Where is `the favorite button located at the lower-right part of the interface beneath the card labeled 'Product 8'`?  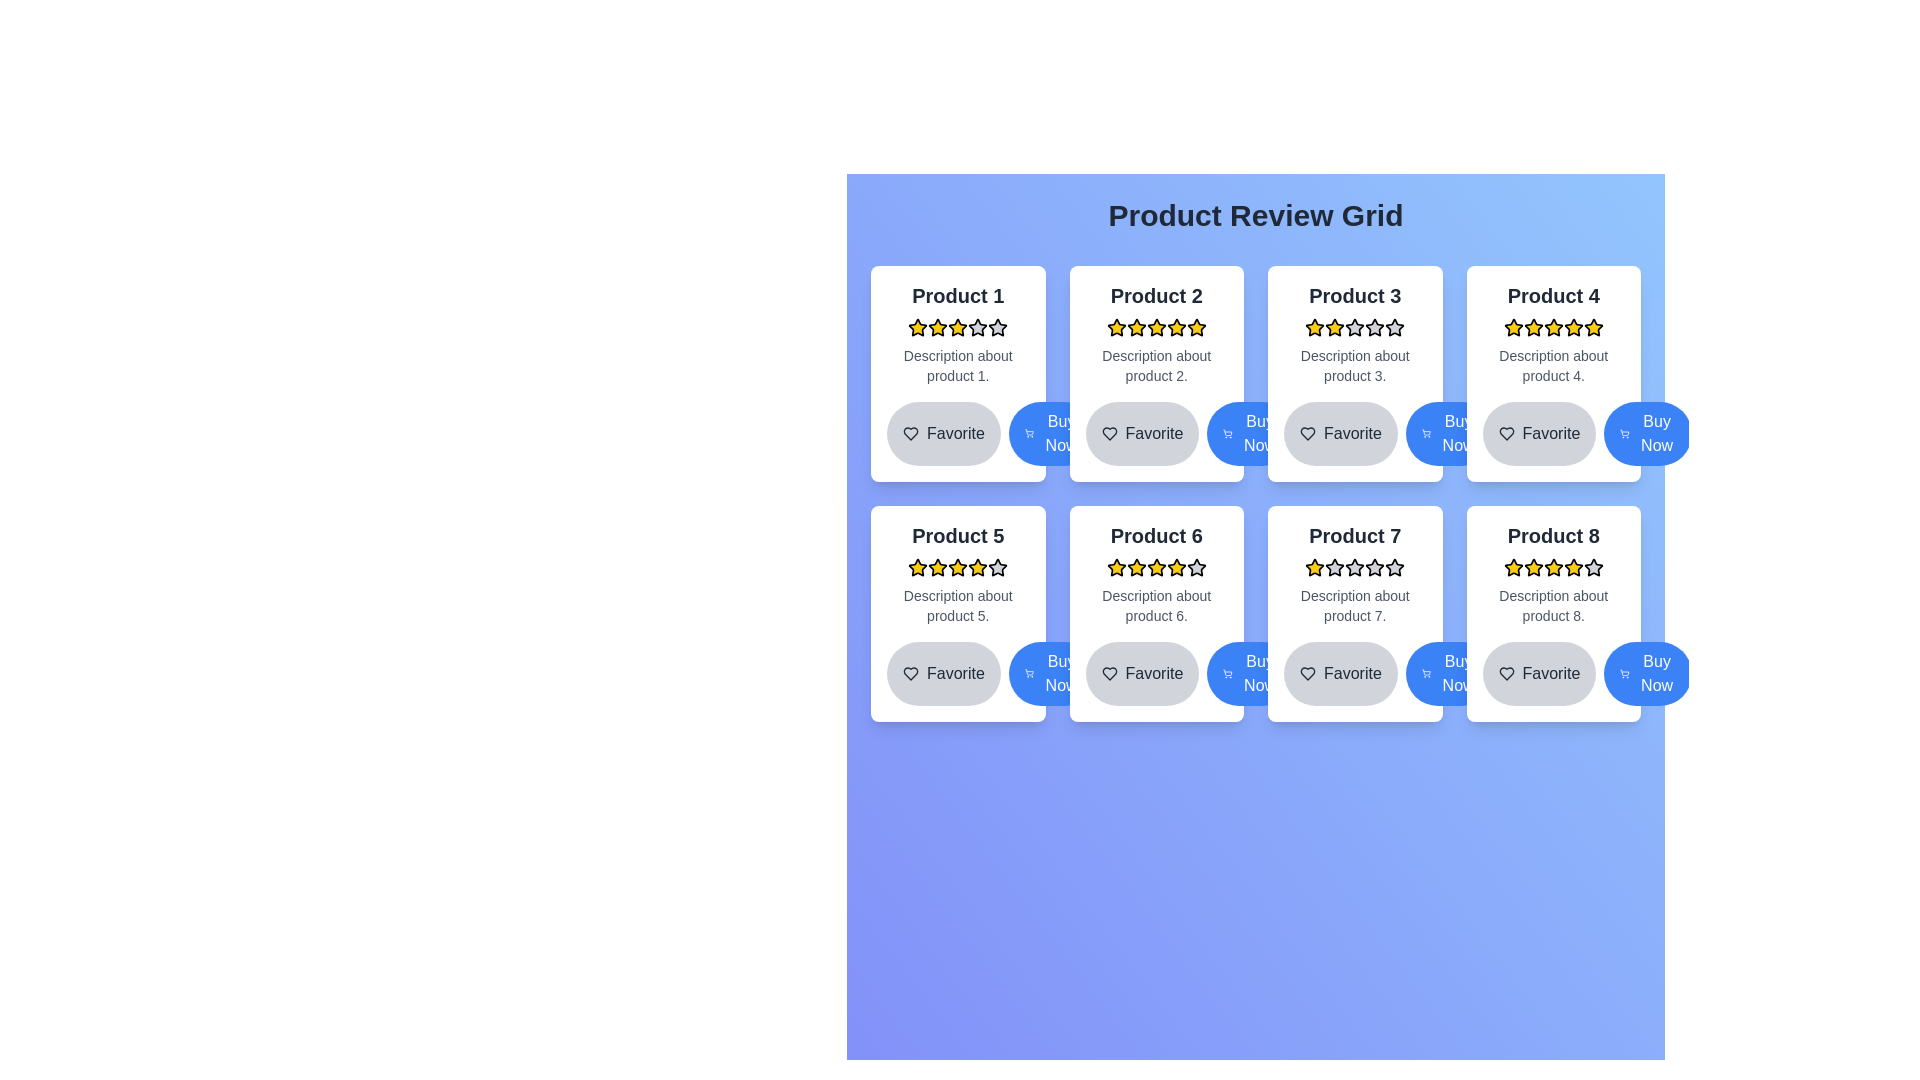 the favorite button located at the lower-right part of the interface beneath the card labeled 'Product 8' is located at coordinates (1538, 674).